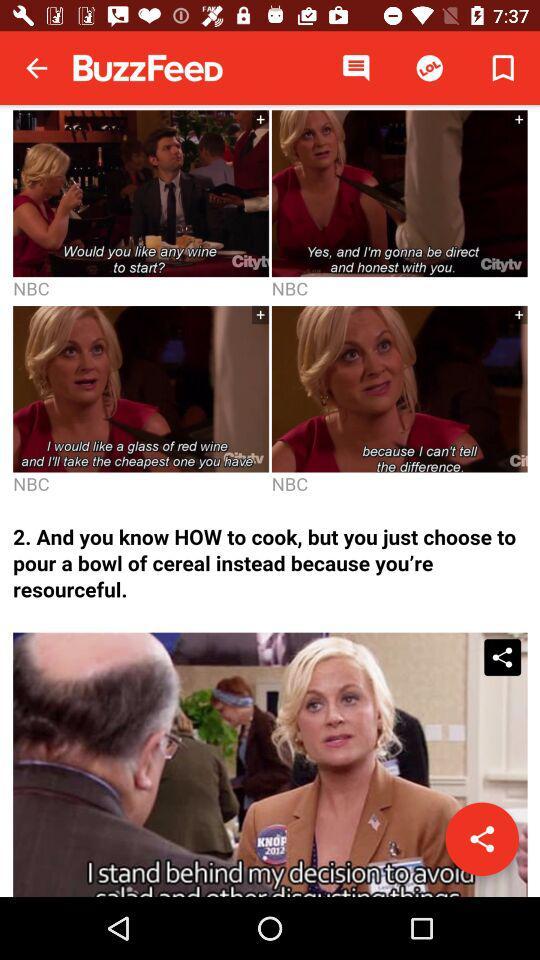  Describe the element at coordinates (481, 839) in the screenshot. I see `share the image` at that location.